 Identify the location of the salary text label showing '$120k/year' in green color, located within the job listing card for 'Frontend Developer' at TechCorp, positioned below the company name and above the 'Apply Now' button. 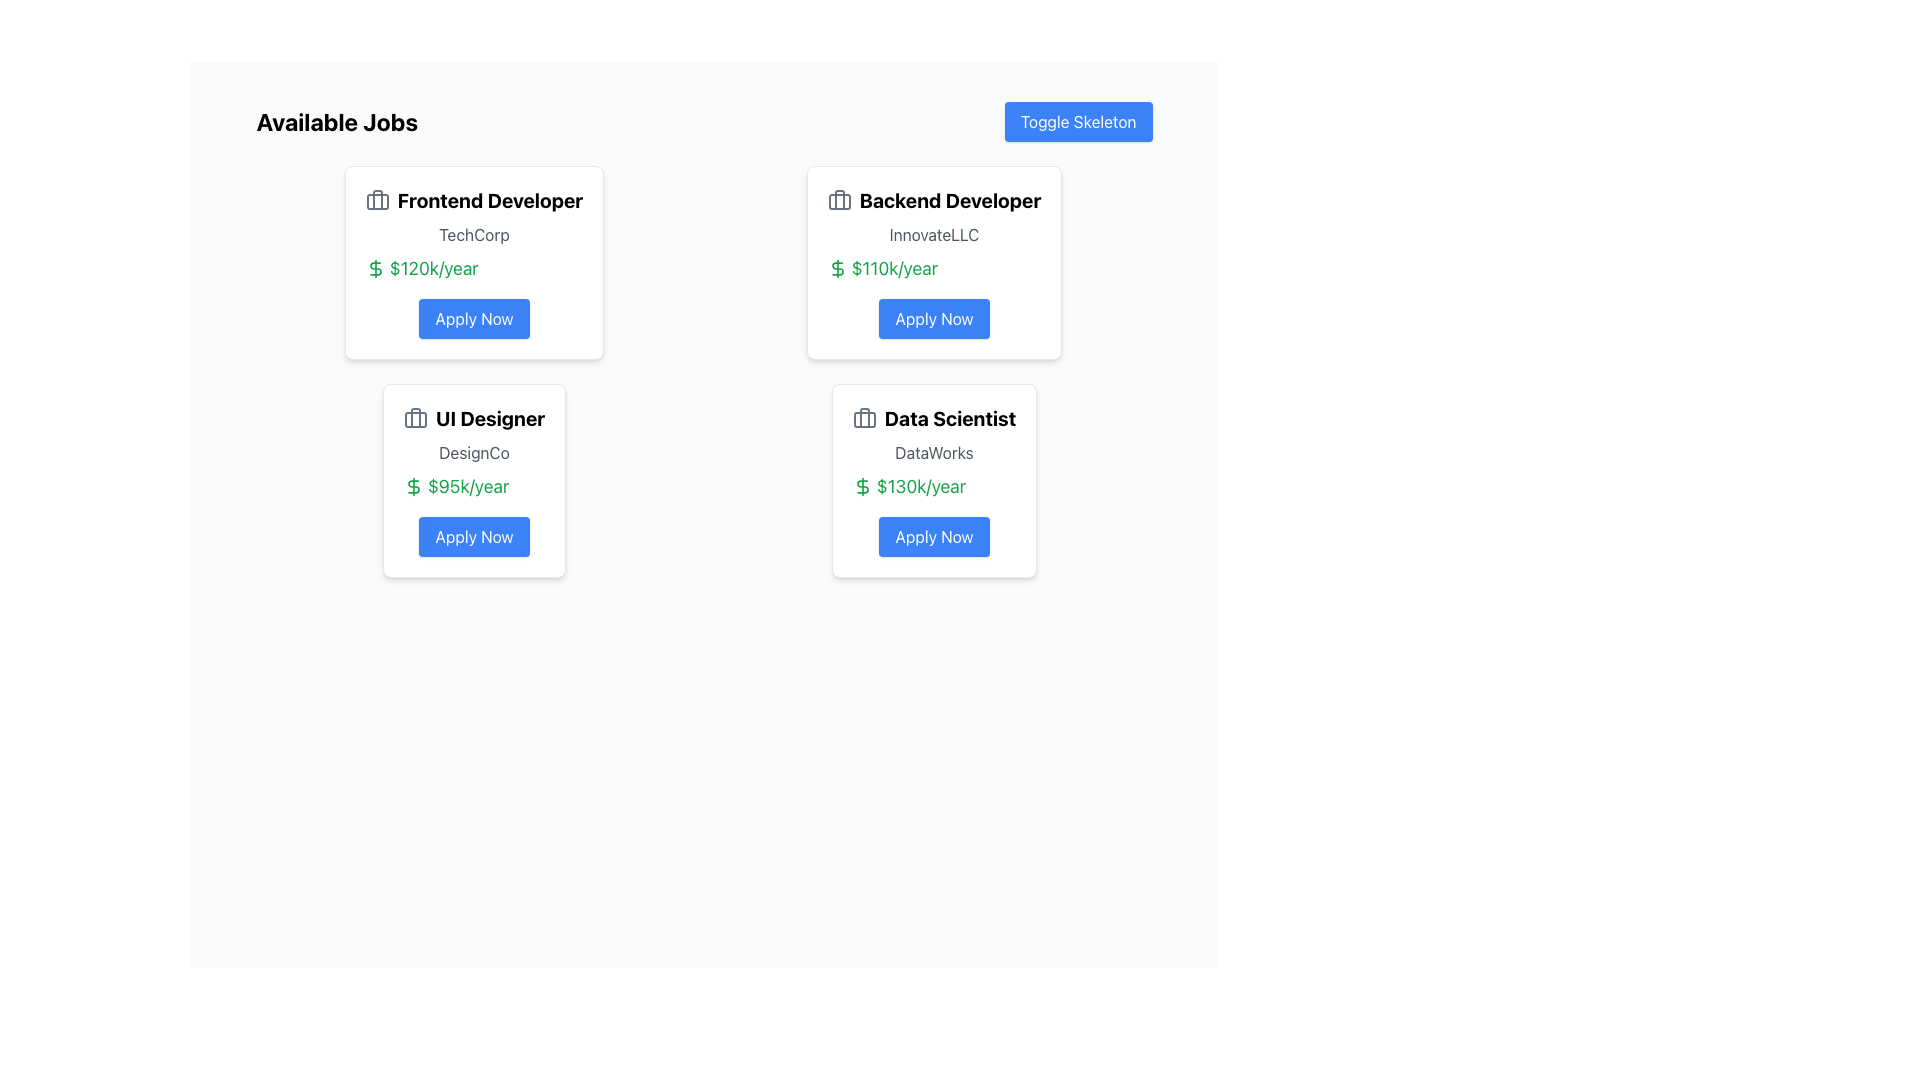
(473, 268).